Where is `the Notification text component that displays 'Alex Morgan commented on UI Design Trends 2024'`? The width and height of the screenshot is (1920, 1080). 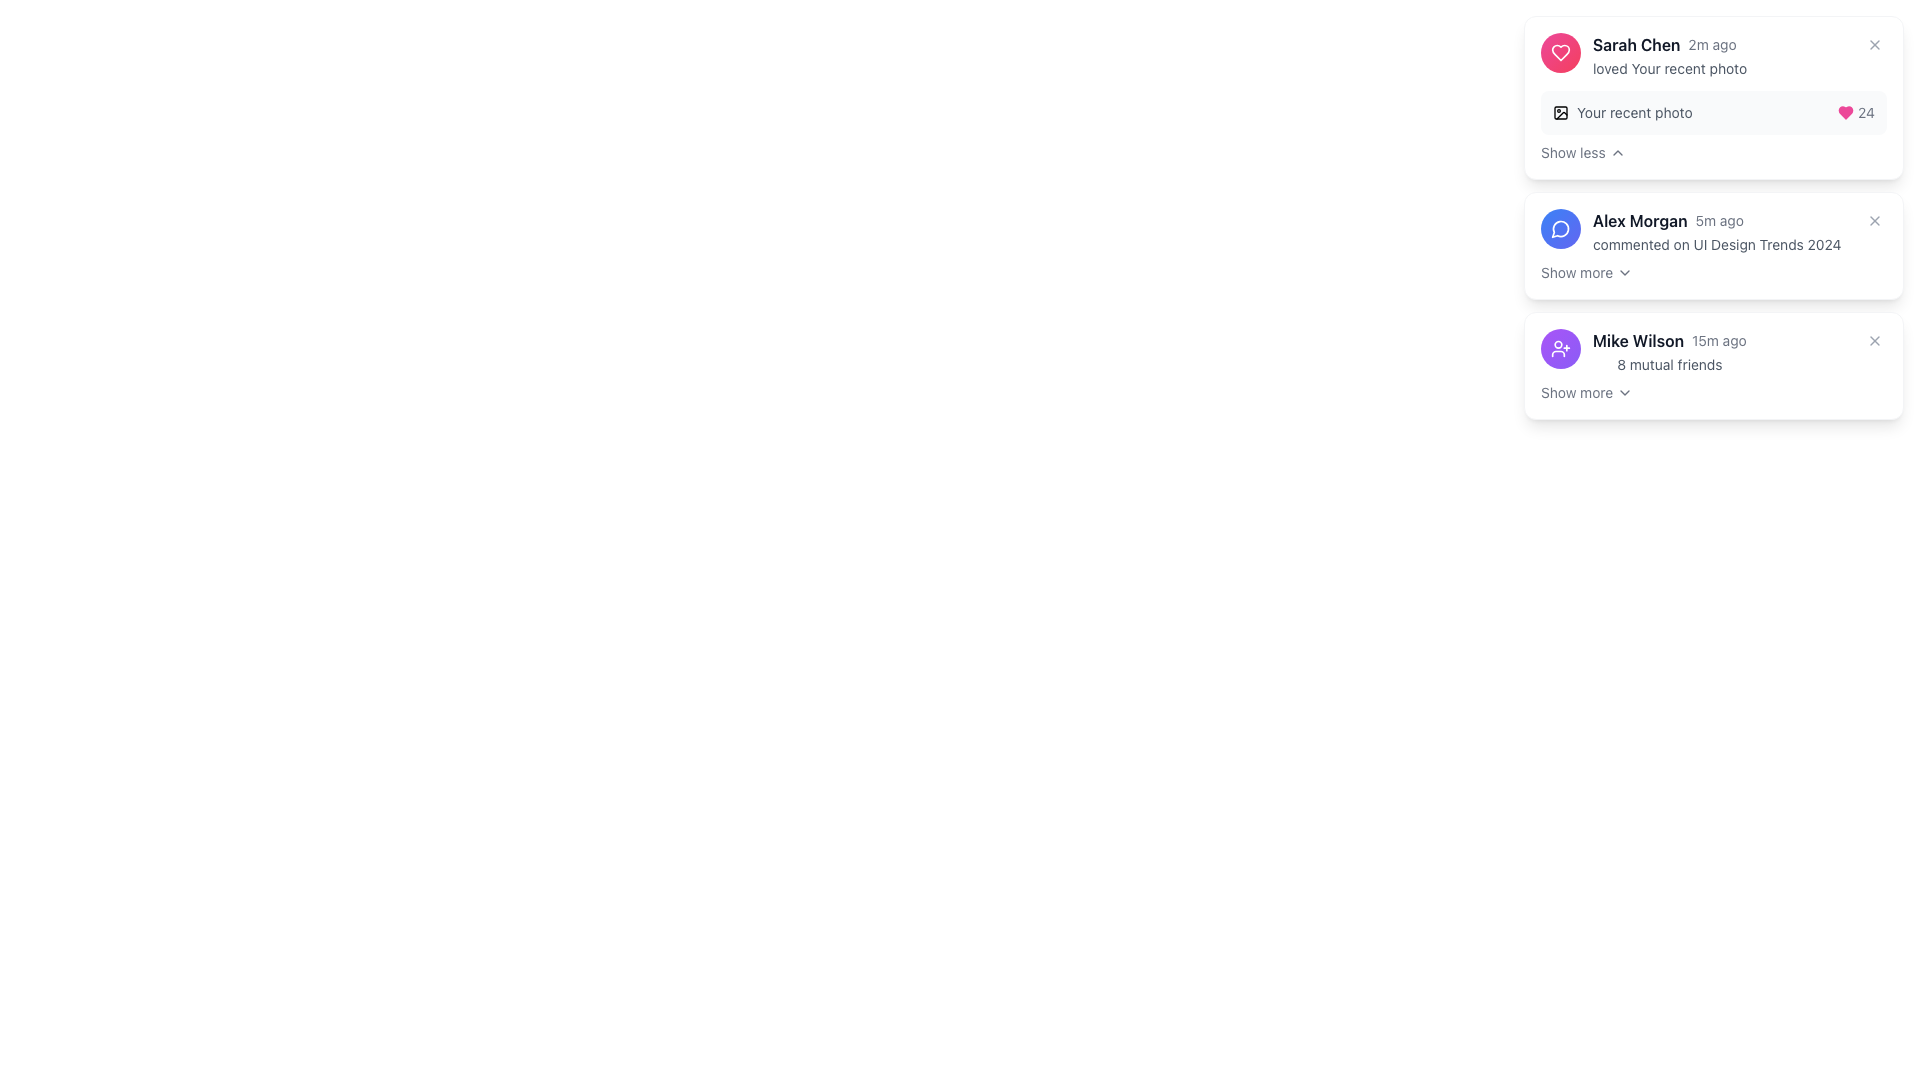
the Notification text component that displays 'Alex Morgan commented on UI Design Trends 2024' is located at coordinates (1716, 230).